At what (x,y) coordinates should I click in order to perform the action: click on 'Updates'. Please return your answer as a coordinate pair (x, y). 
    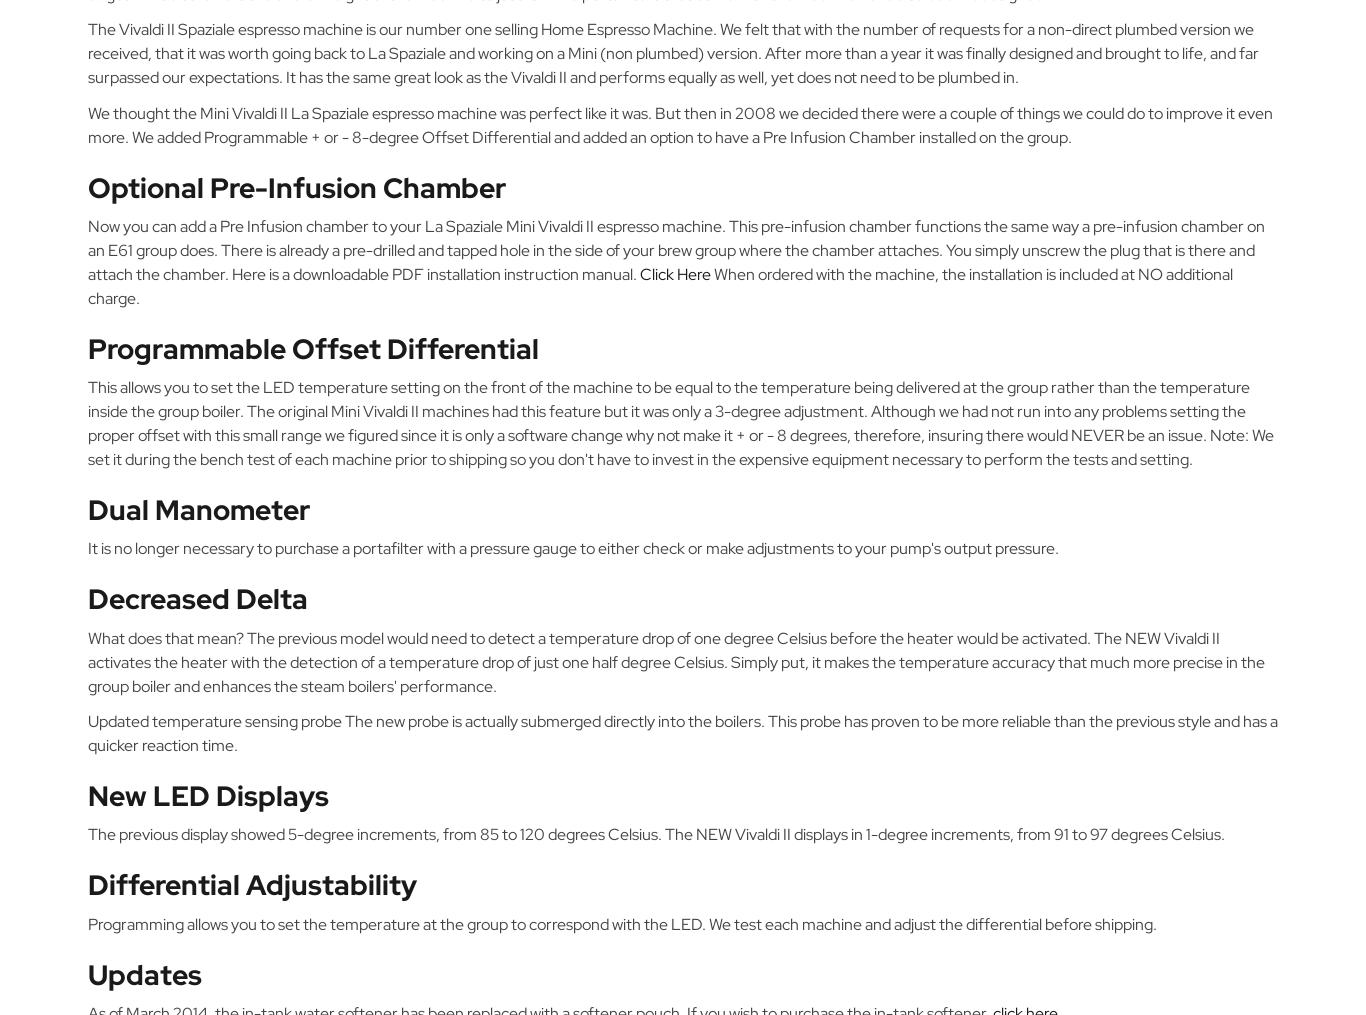
    Looking at the image, I should click on (143, 973).